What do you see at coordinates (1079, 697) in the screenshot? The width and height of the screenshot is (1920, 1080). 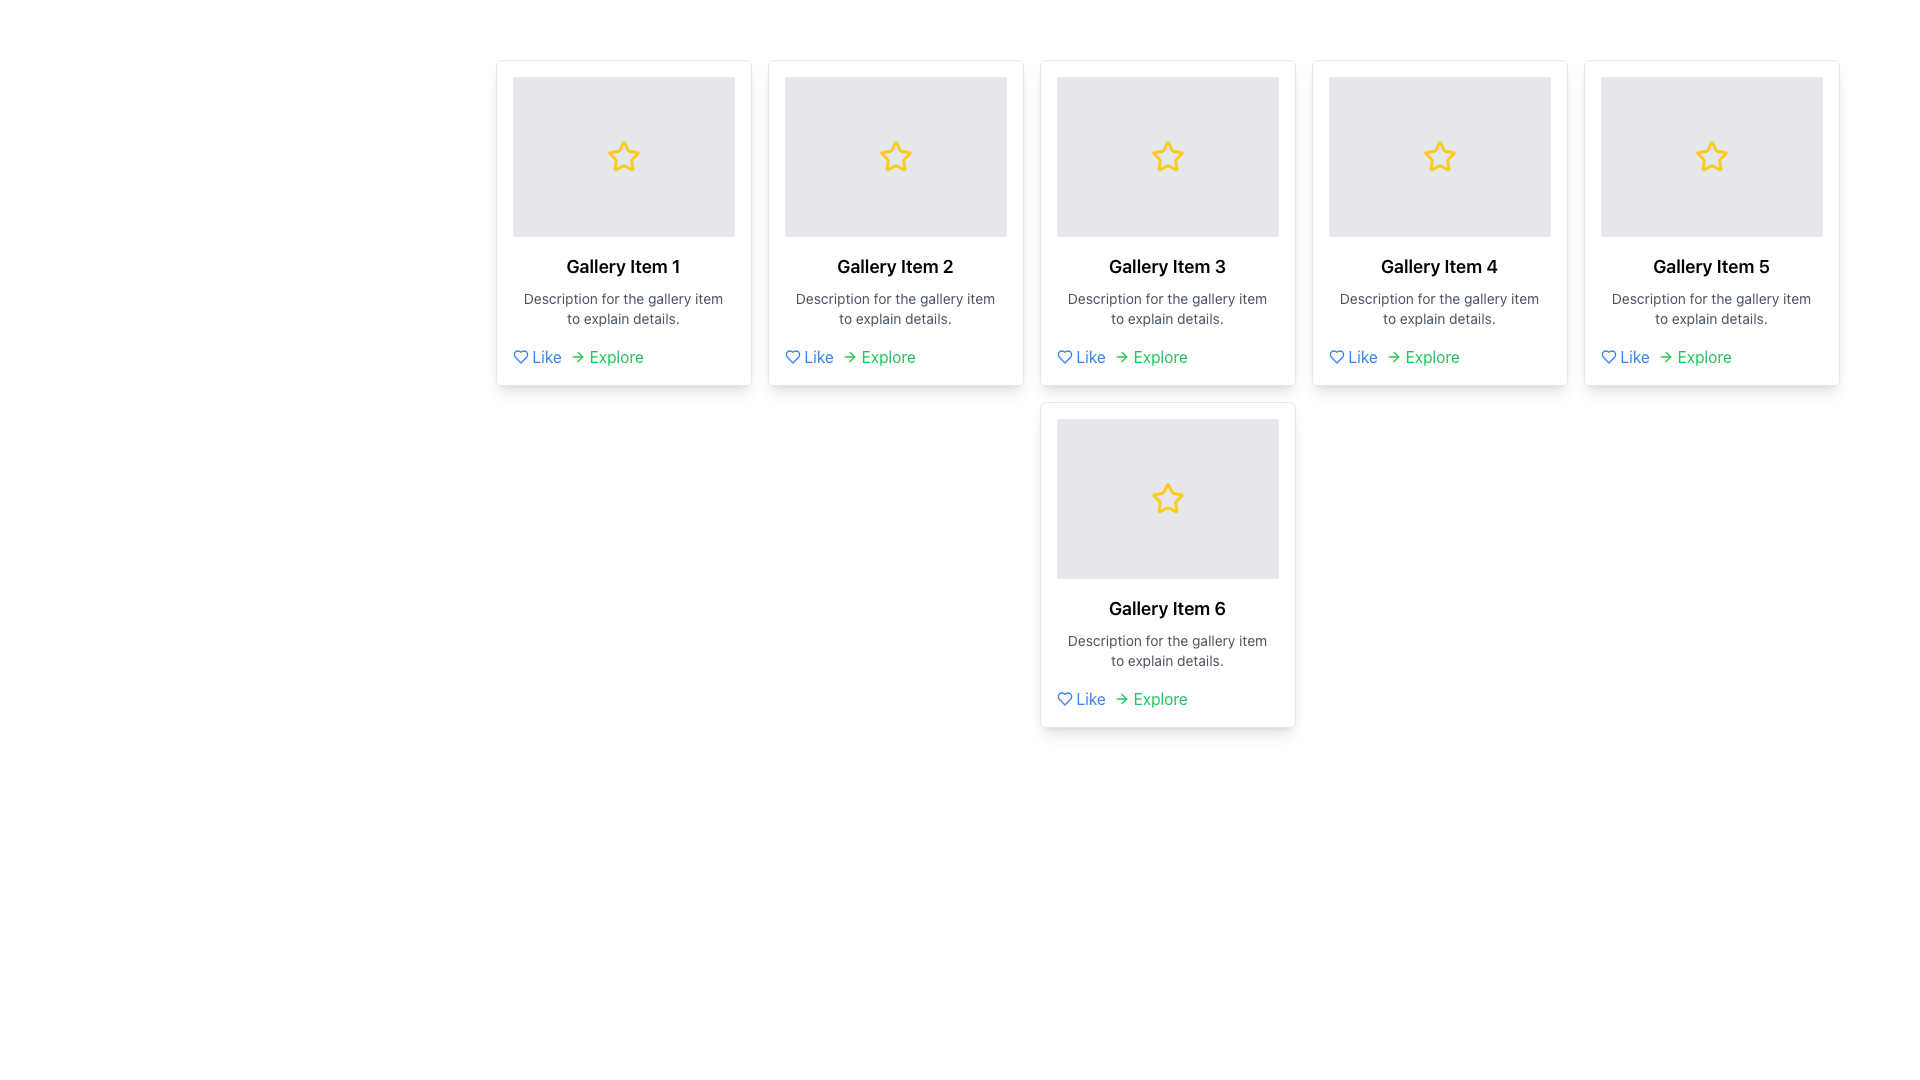 I see `the 'like' text link with an icon located at the bottom-left corner of the card section labeled 'Gallery Item 6' to express interest in the gallery item` at bounding box center [1079, 697].